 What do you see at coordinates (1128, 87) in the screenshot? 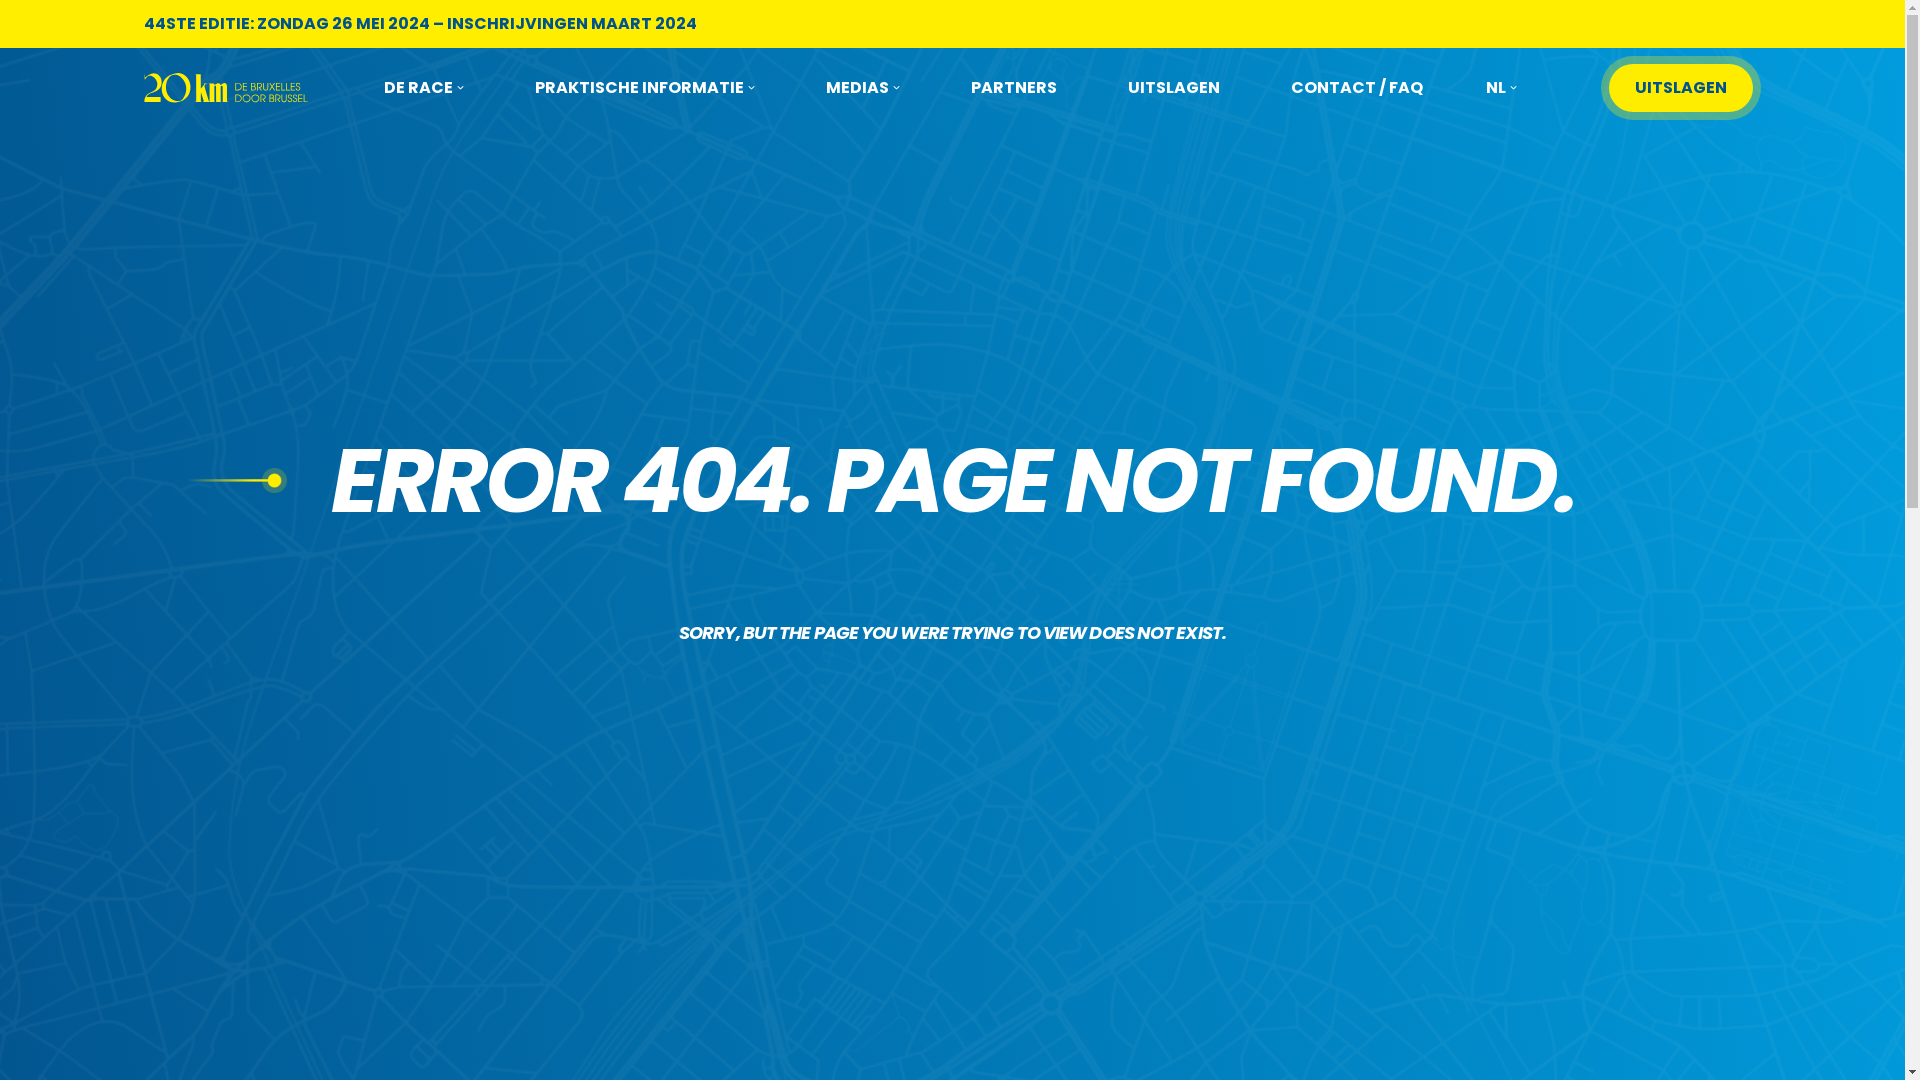
I see `'UITSLAGEN'` at bounding box center [1128, 87].